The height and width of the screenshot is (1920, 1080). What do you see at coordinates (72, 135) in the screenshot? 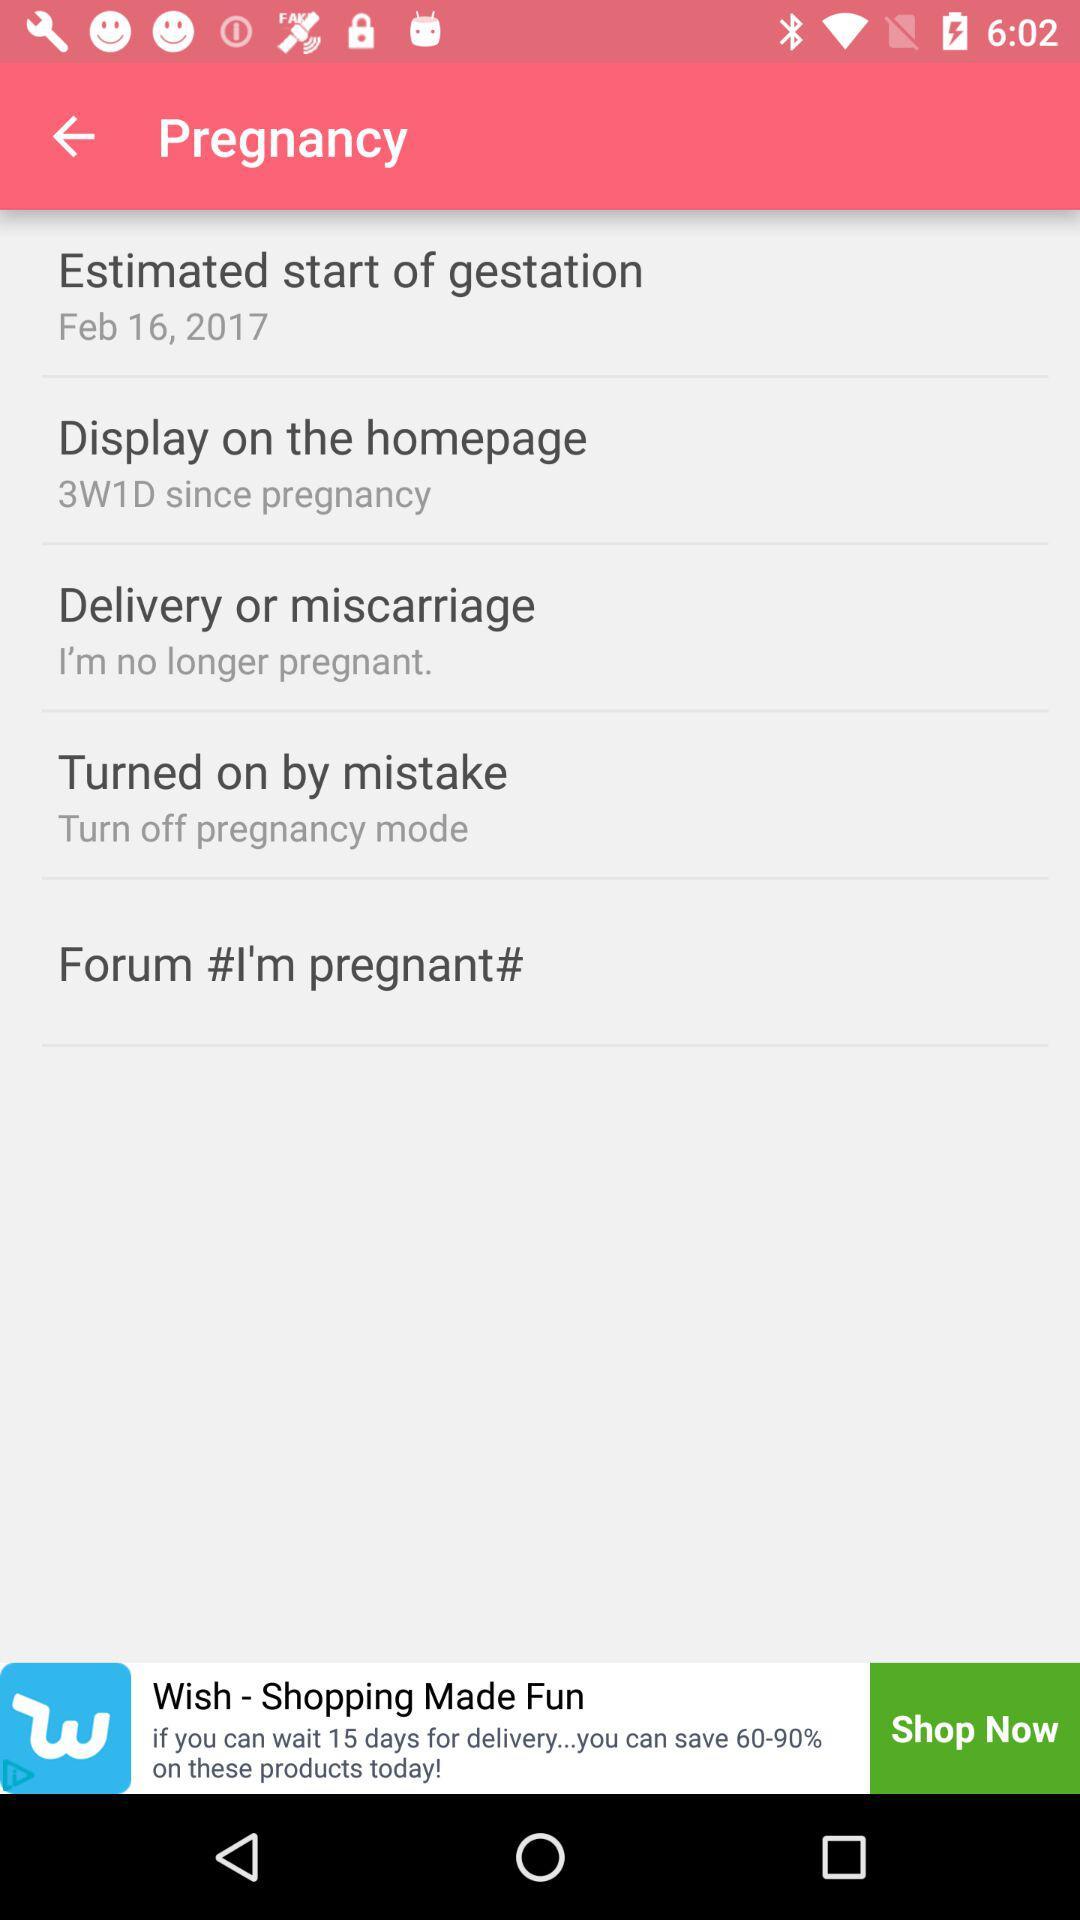
I see `the item above estimated start of` at bounding box center [72, 135].